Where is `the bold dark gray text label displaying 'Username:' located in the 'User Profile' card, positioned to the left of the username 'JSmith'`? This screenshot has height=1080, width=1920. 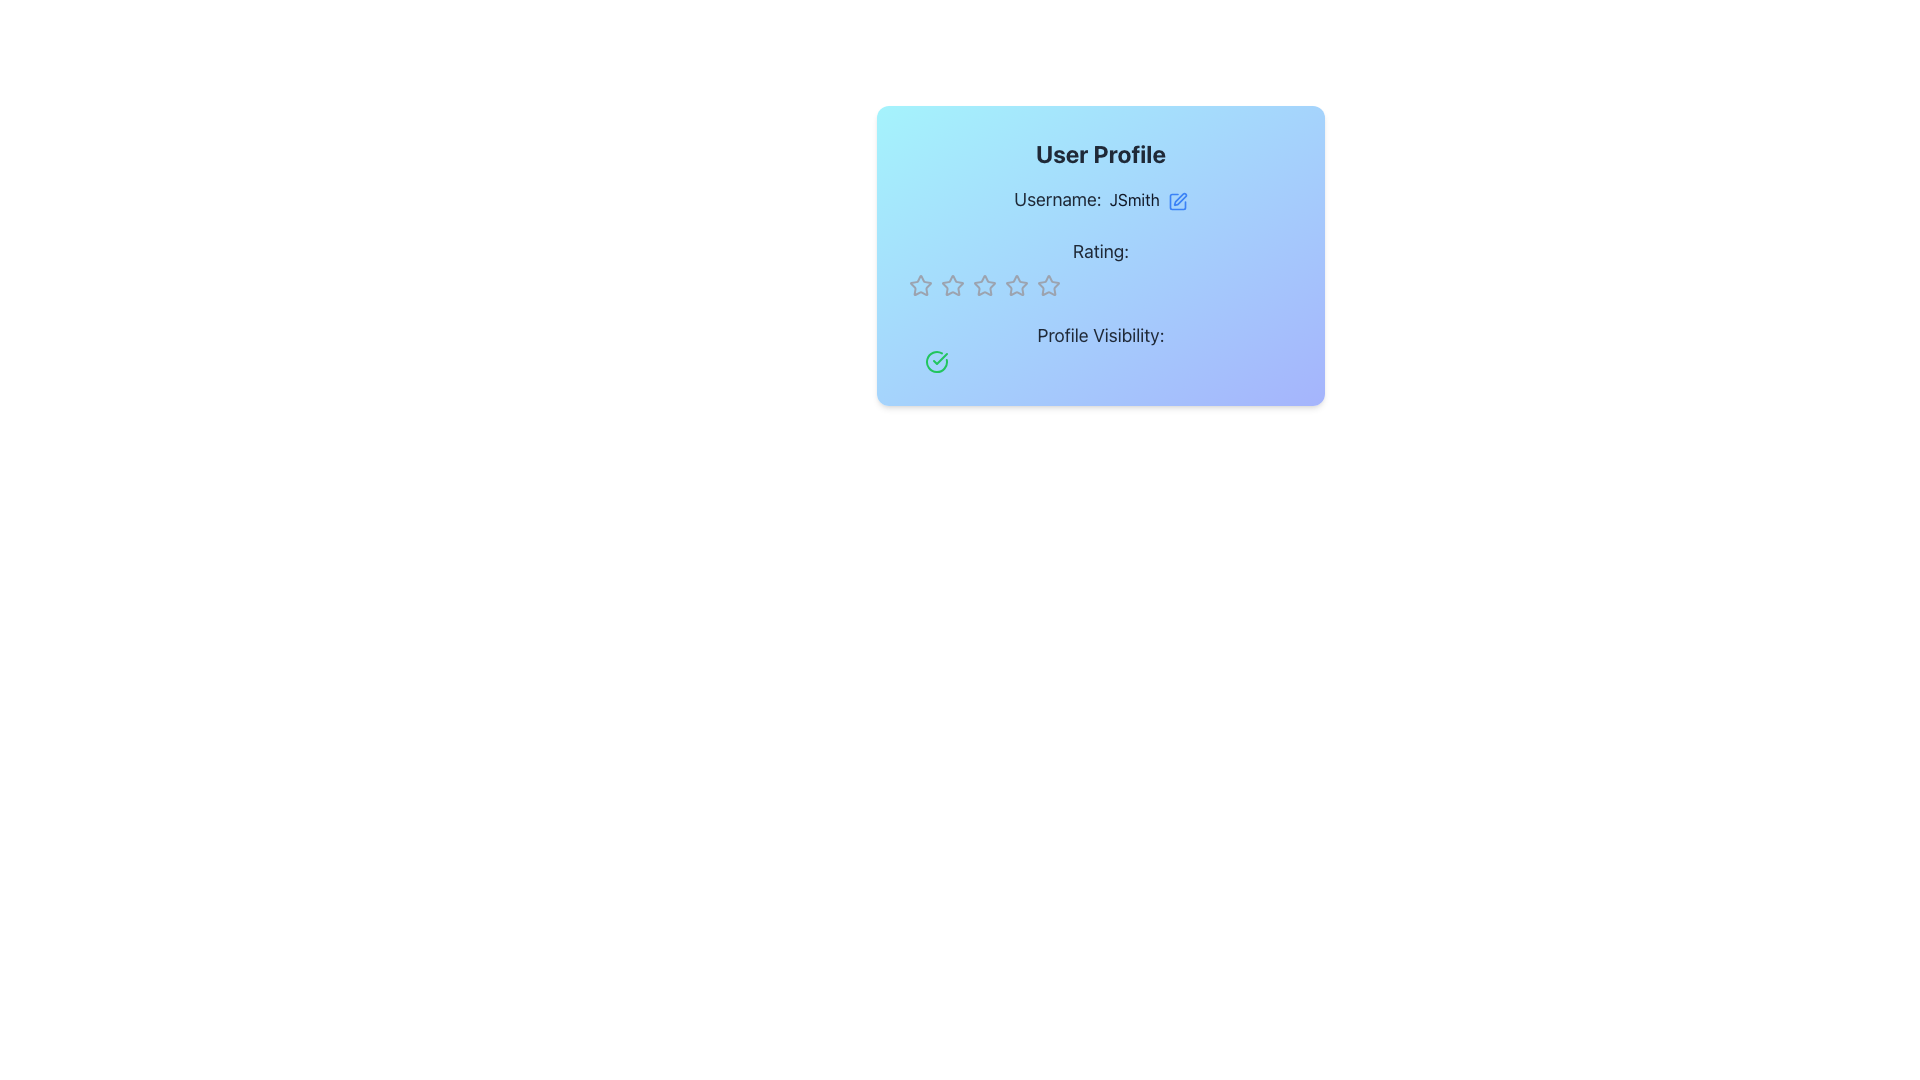
the bold dark gray text label displaying 'Username:' located in the 'User Profile' card, positioned to the left of the username 'JSmith' is located at coordinates (1056, 199).